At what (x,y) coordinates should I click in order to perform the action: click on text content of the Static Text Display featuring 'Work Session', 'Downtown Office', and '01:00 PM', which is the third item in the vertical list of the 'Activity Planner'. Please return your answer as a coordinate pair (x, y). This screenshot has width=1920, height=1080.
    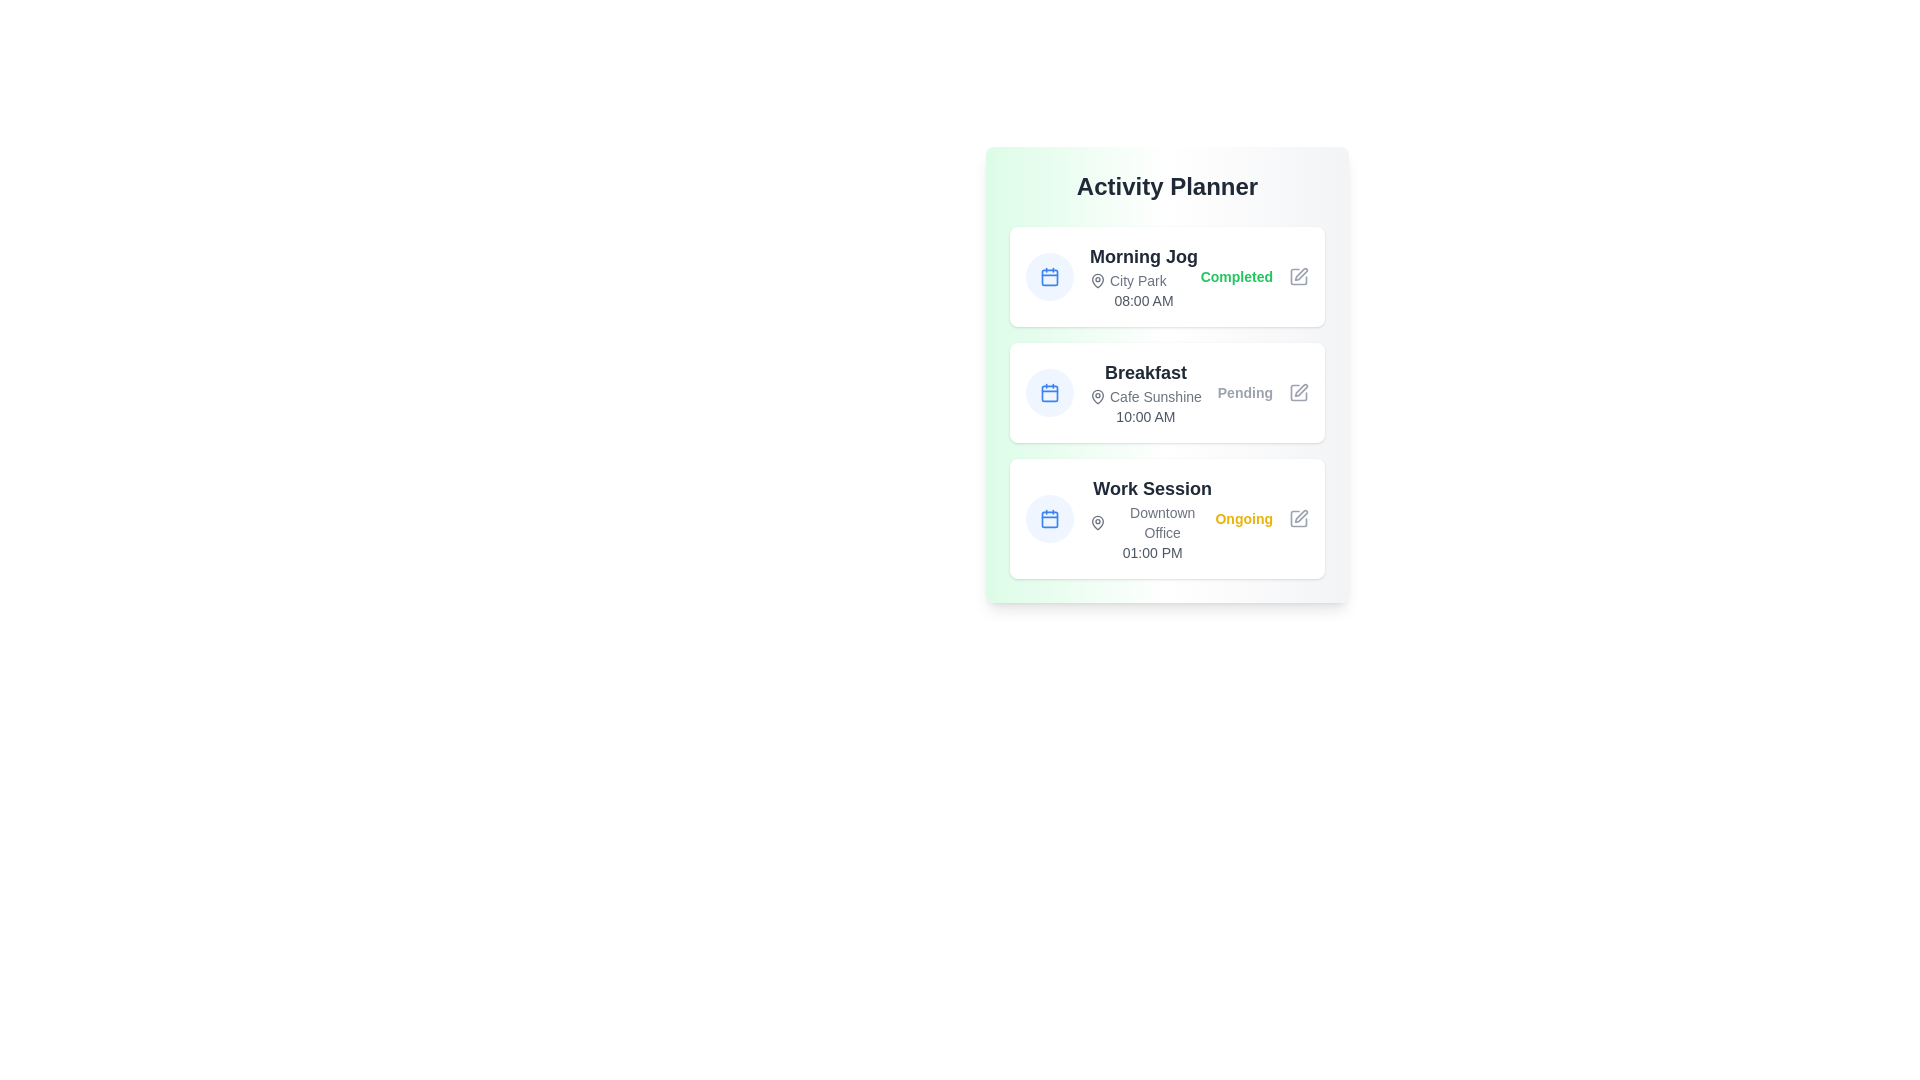
    Looking at the image, I should click on (1152, 518).